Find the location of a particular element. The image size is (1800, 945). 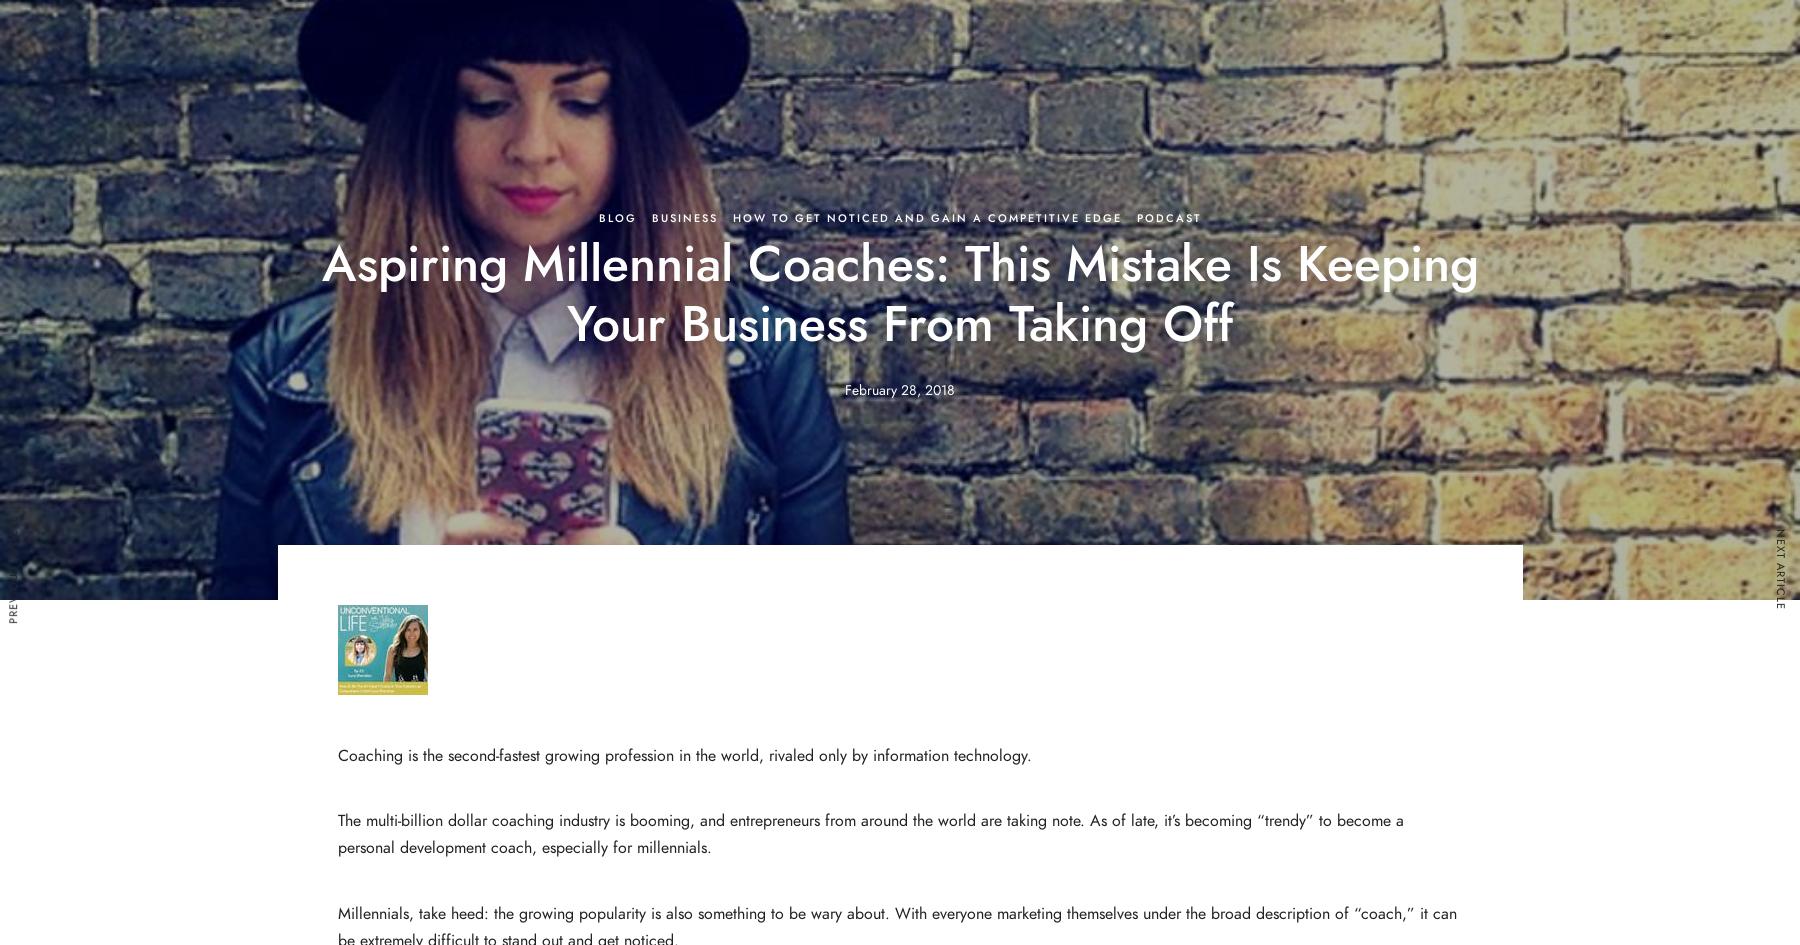

'Coaching is the second-fastest growing profession in the world, rivaled only by information technology.' is located at coordinates (335, 753).